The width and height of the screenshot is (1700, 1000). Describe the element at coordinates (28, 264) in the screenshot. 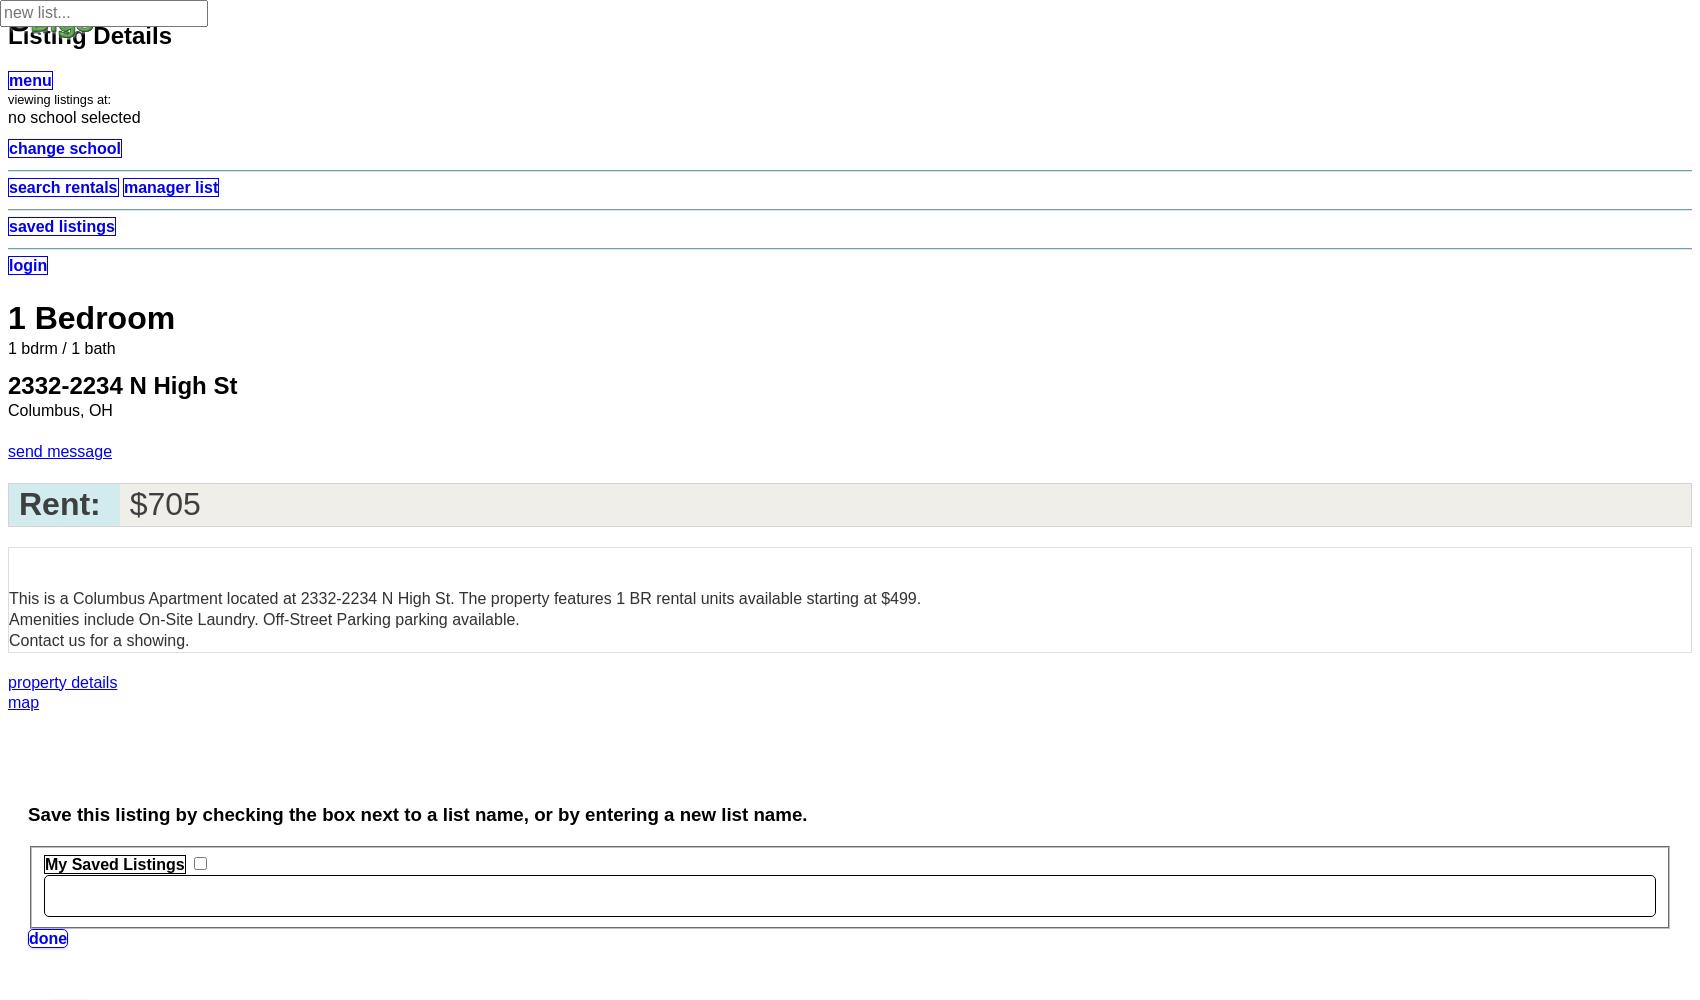

I see `'login'` at that location.